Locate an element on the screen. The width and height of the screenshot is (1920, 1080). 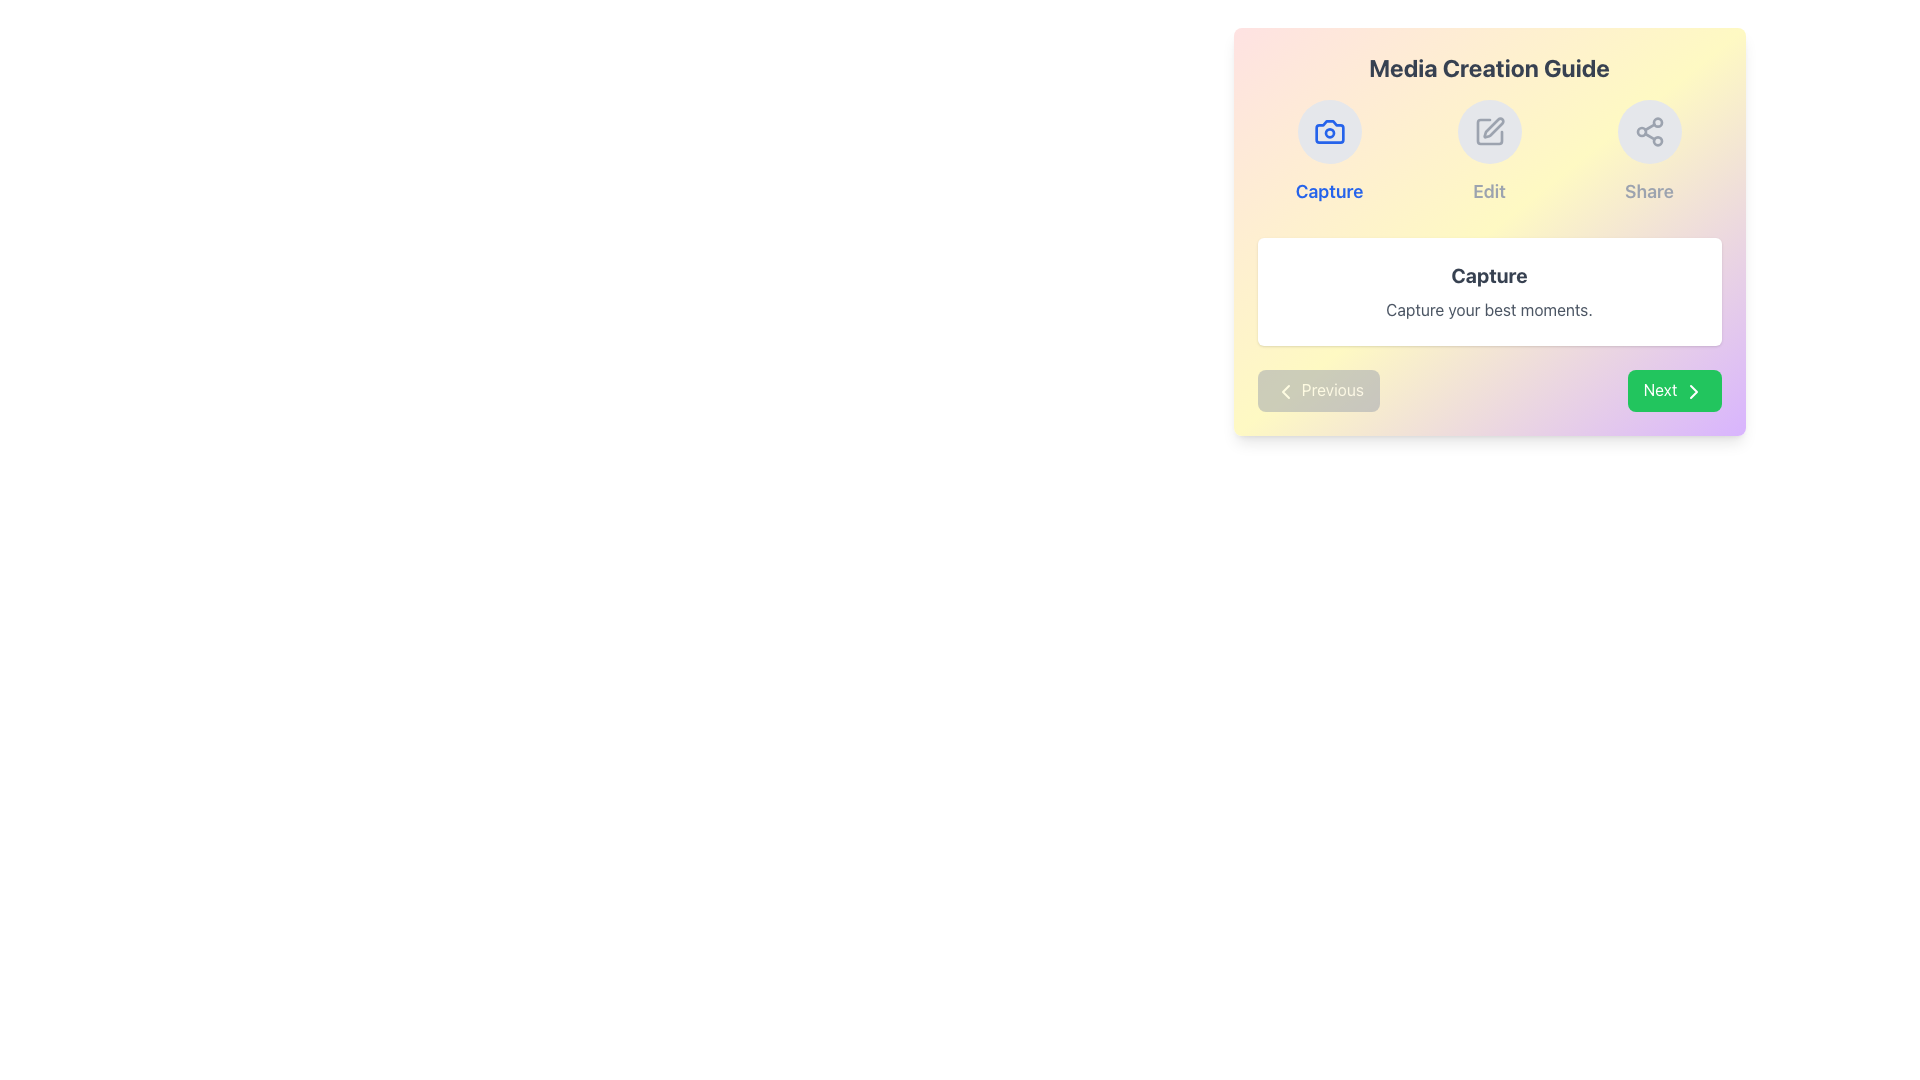
the circular 'Share' icon with a light-gray background located in the rightmost column of the layout, below which the label 'Share' is displayed in gray text is located at coordinates (1649, 152).